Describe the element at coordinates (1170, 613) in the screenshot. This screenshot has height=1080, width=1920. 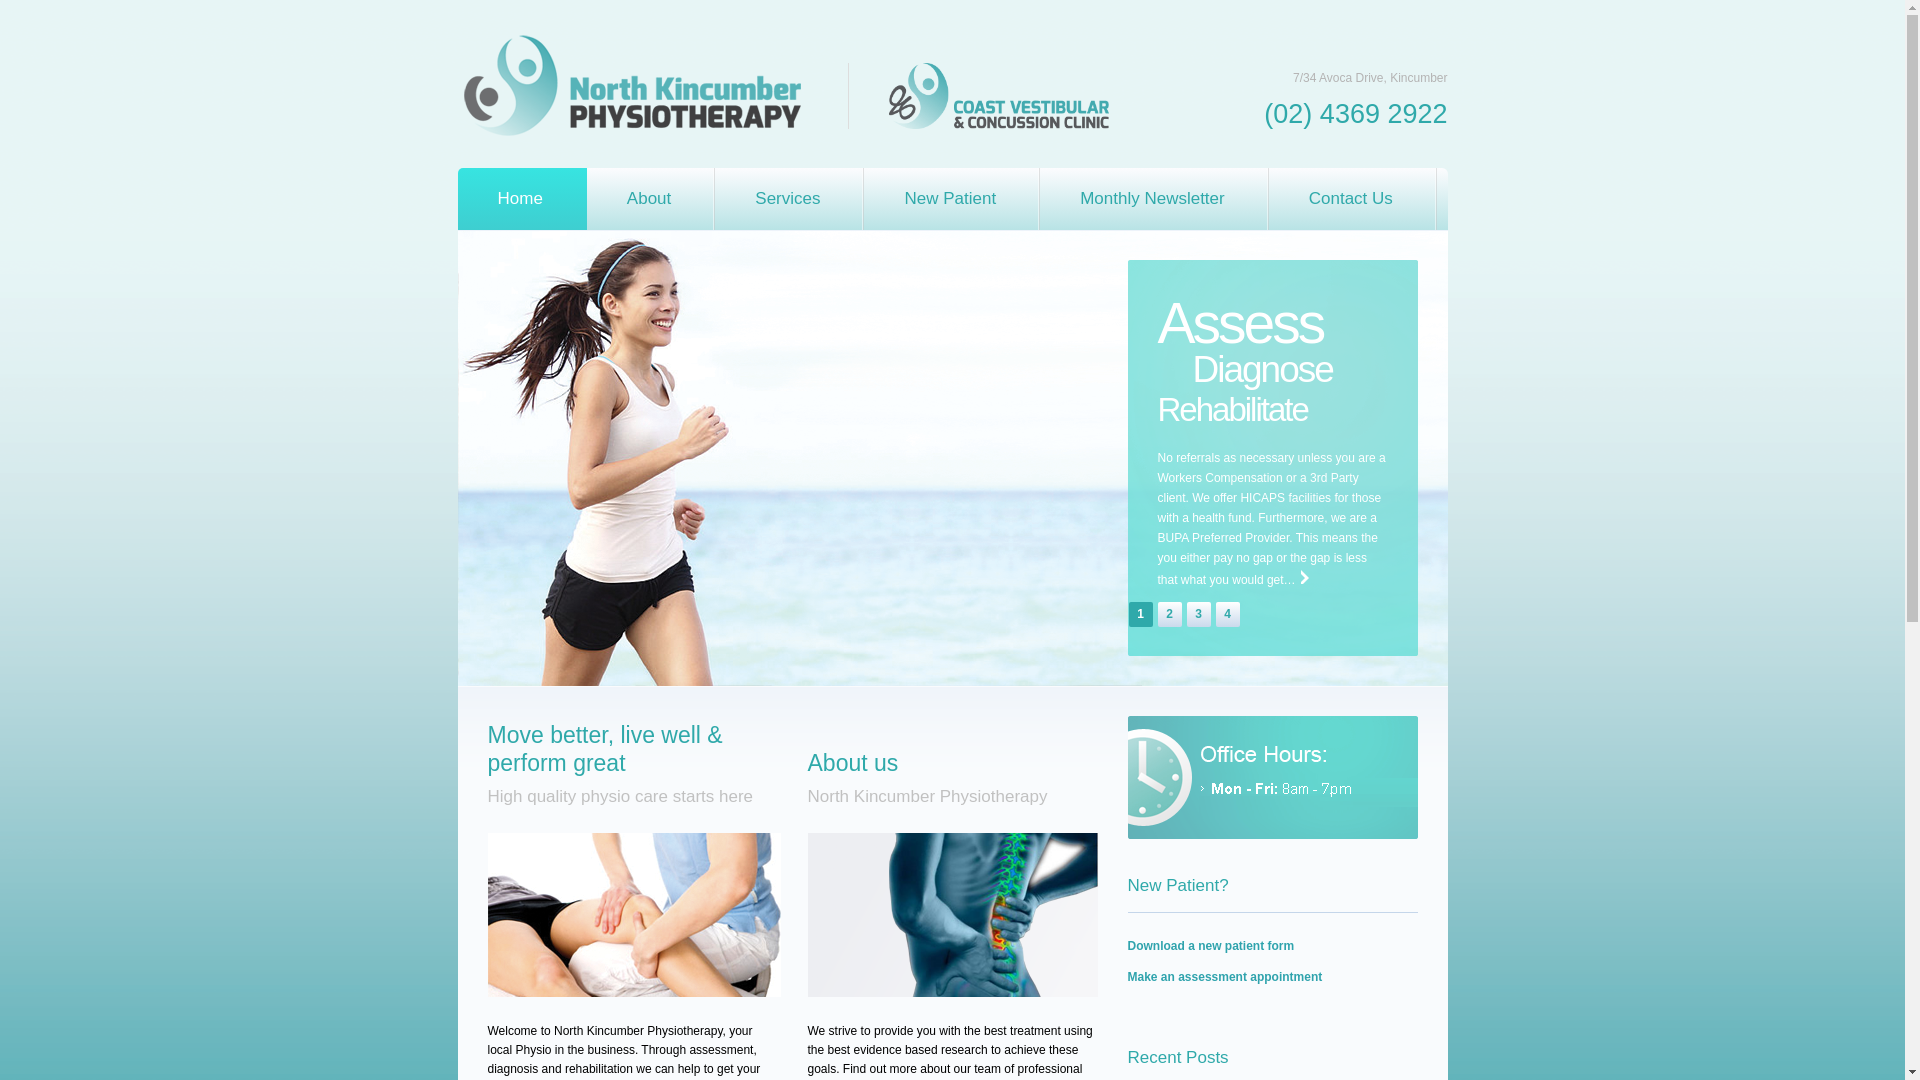
I see `'2'` at that location.